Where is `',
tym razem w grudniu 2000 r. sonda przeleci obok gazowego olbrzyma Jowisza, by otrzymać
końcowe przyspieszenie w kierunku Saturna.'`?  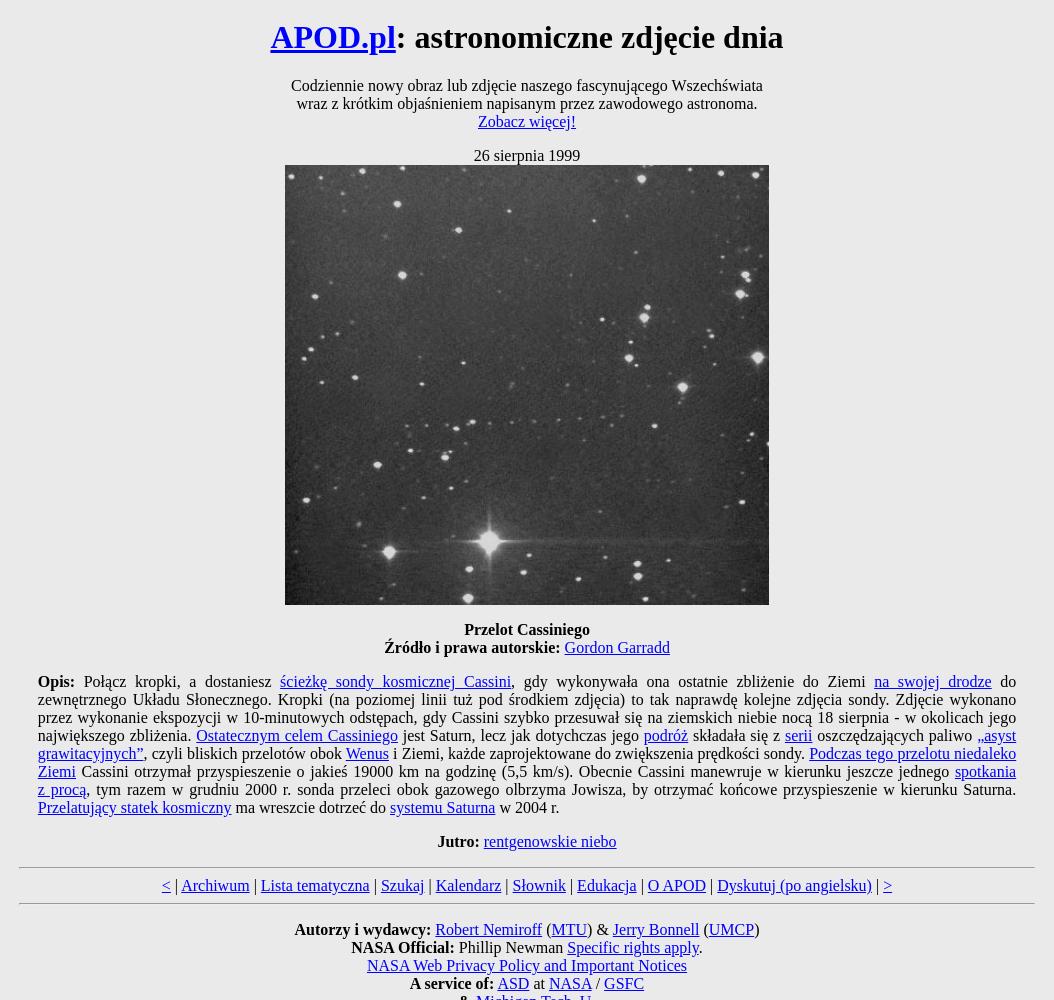 ',
tym razem w grudniu 2000 r. sonda przeleci obok gazowego olbrzyma Jowisza, by otrzymać
końcowe przyspieszenie w kierunku Saturna.' is located at coordinates (551, 789).